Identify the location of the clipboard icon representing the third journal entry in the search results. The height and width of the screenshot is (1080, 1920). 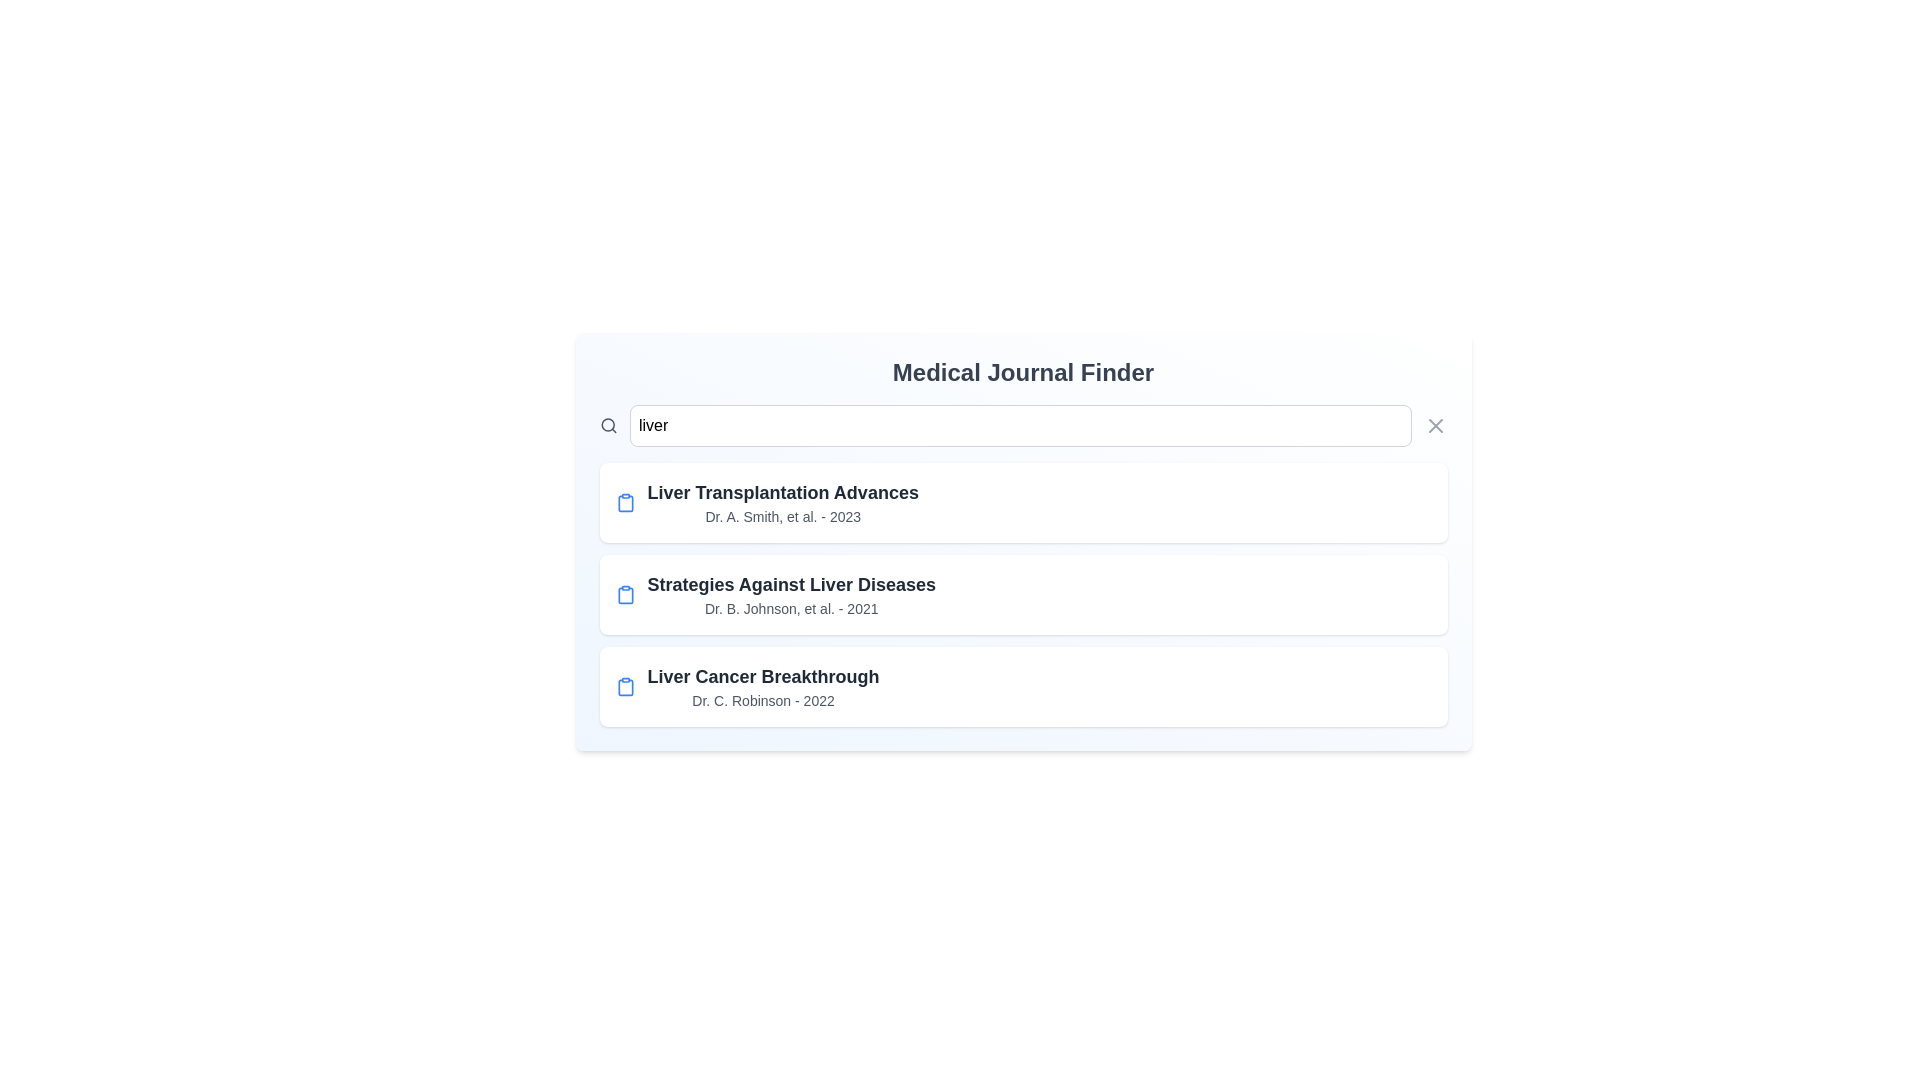
(624, 686).